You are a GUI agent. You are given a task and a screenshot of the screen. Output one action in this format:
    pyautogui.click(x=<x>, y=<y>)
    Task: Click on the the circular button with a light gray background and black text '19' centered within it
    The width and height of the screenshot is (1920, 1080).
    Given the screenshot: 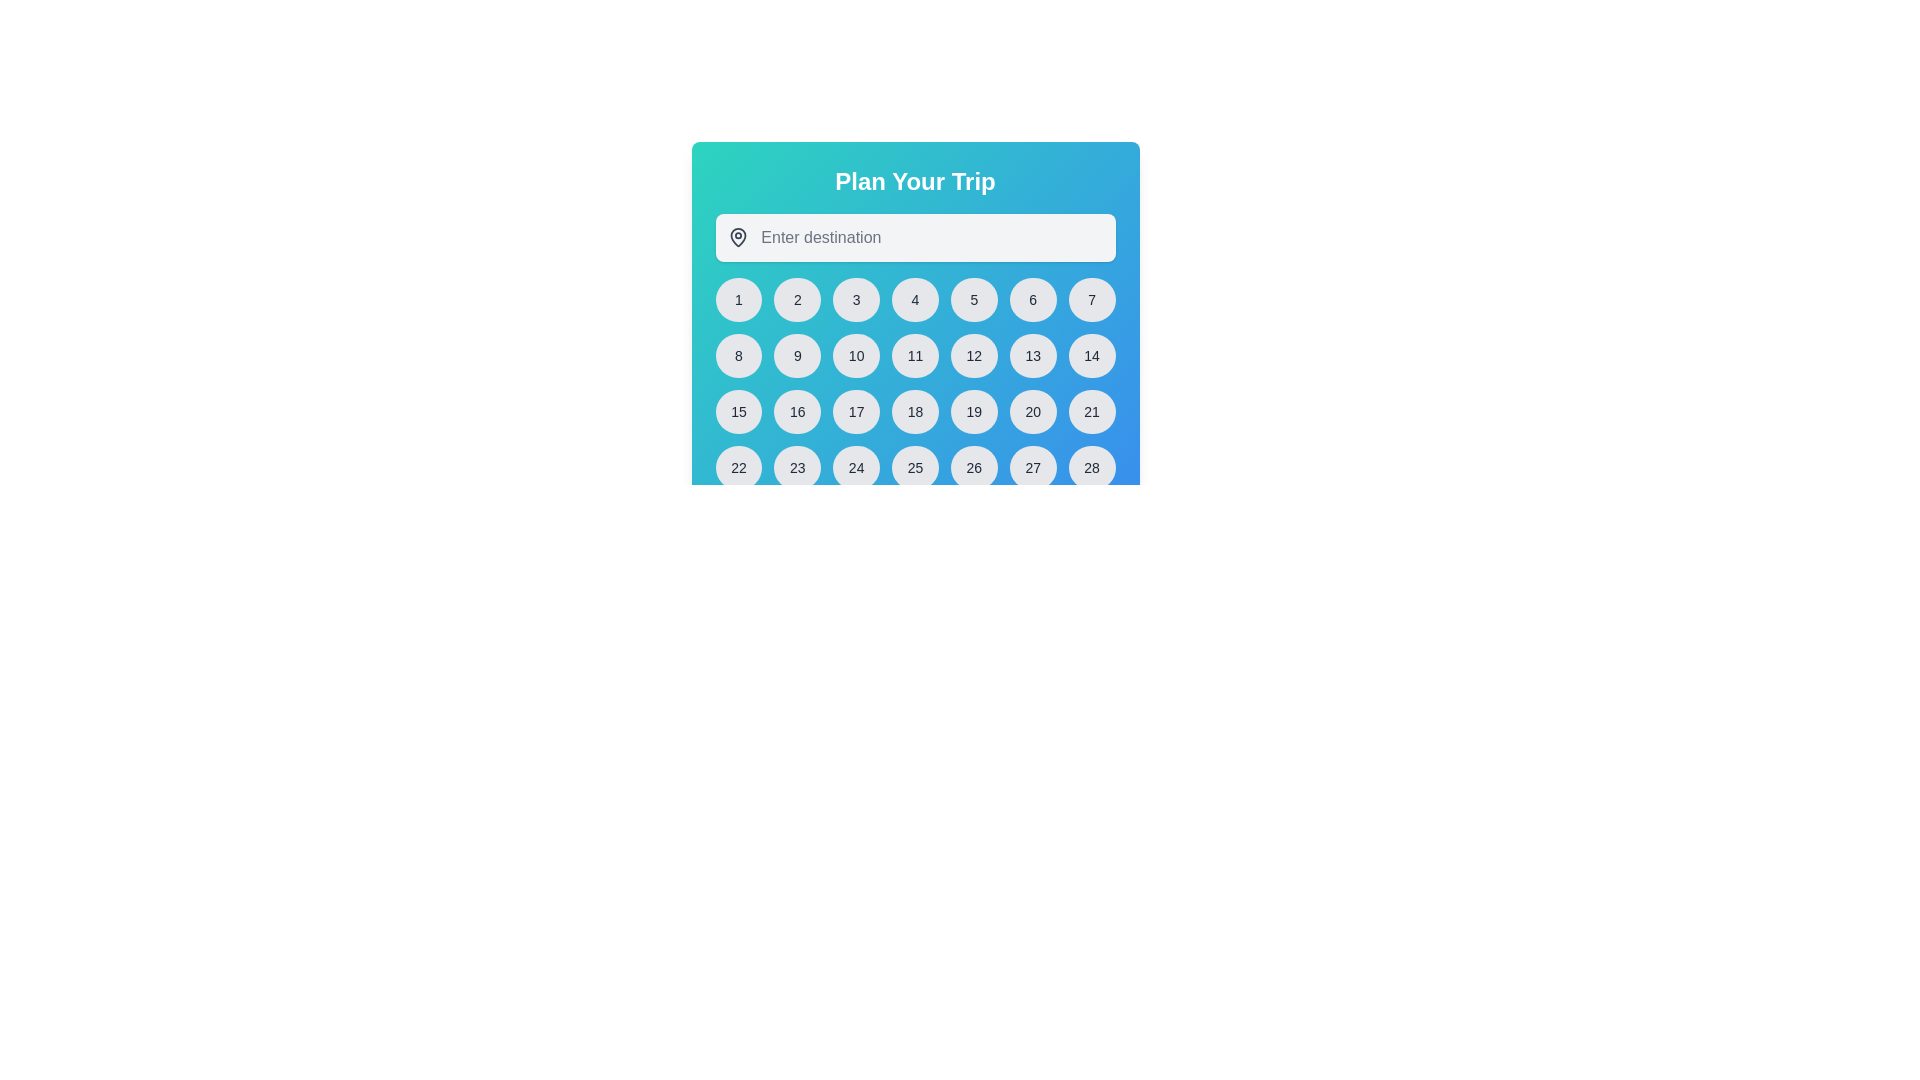 What is the action you would take?
    pyautogui.click(x=974, y=411)
    